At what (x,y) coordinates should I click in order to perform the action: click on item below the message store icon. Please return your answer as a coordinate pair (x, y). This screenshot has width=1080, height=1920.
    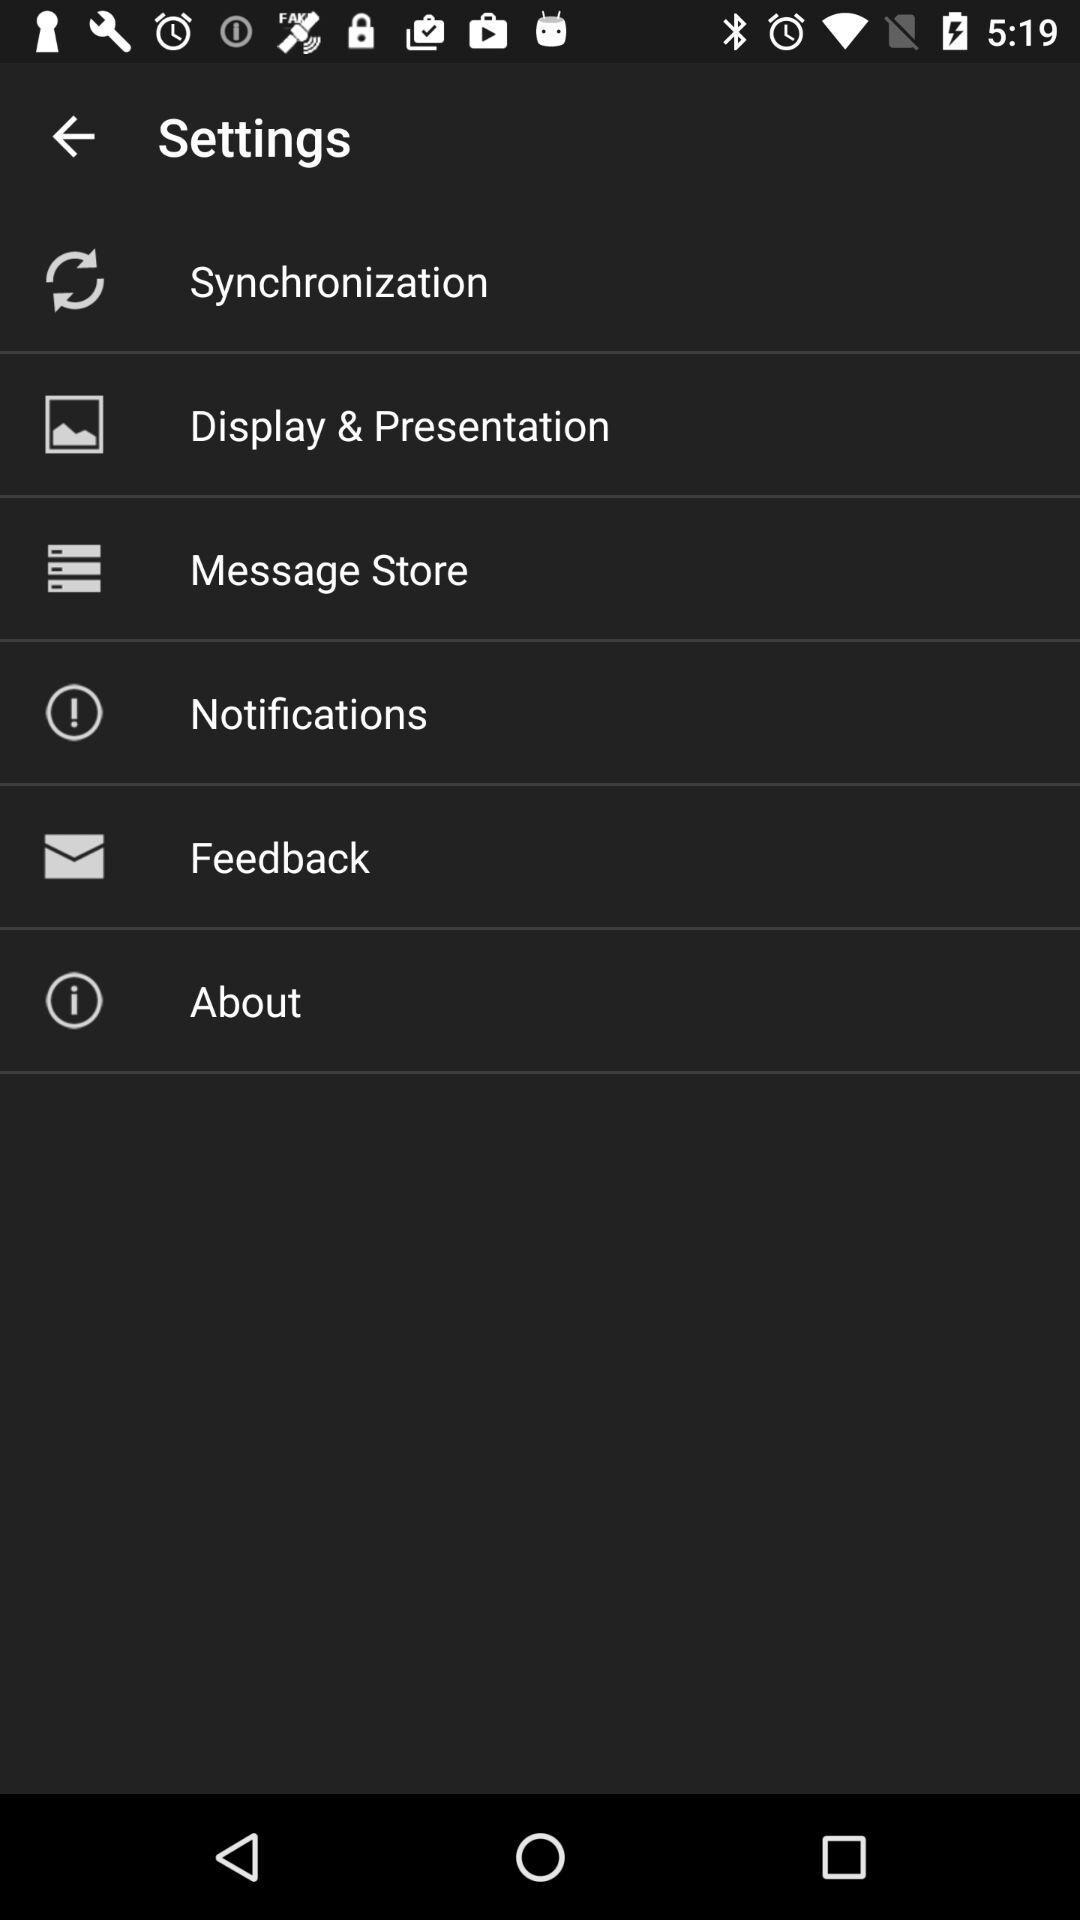
    Looking at the image, I should click on (308, 712).